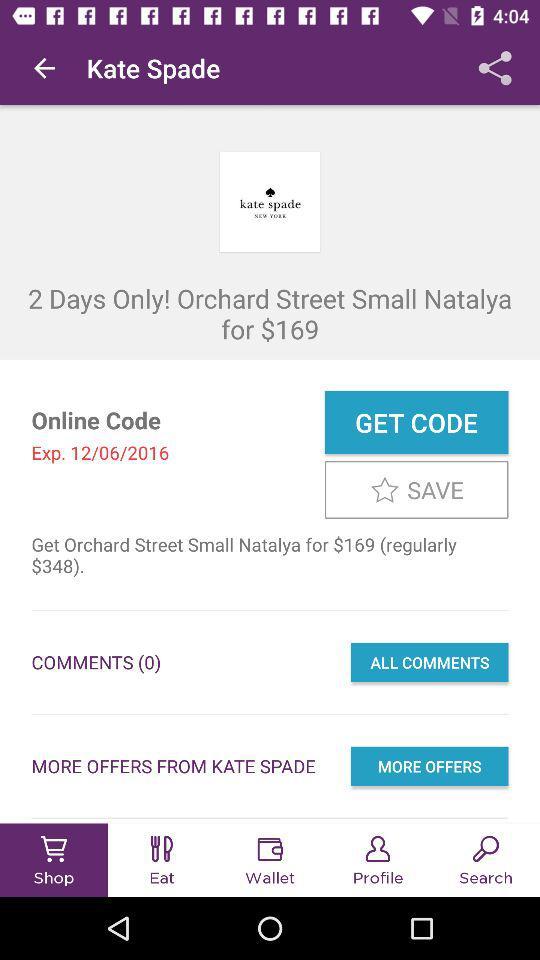 This screenshot has height=960, width=540. Describe the element at coordinates (428, 662) in the screenshot. I see `item next to comments (0) icon` at that location.